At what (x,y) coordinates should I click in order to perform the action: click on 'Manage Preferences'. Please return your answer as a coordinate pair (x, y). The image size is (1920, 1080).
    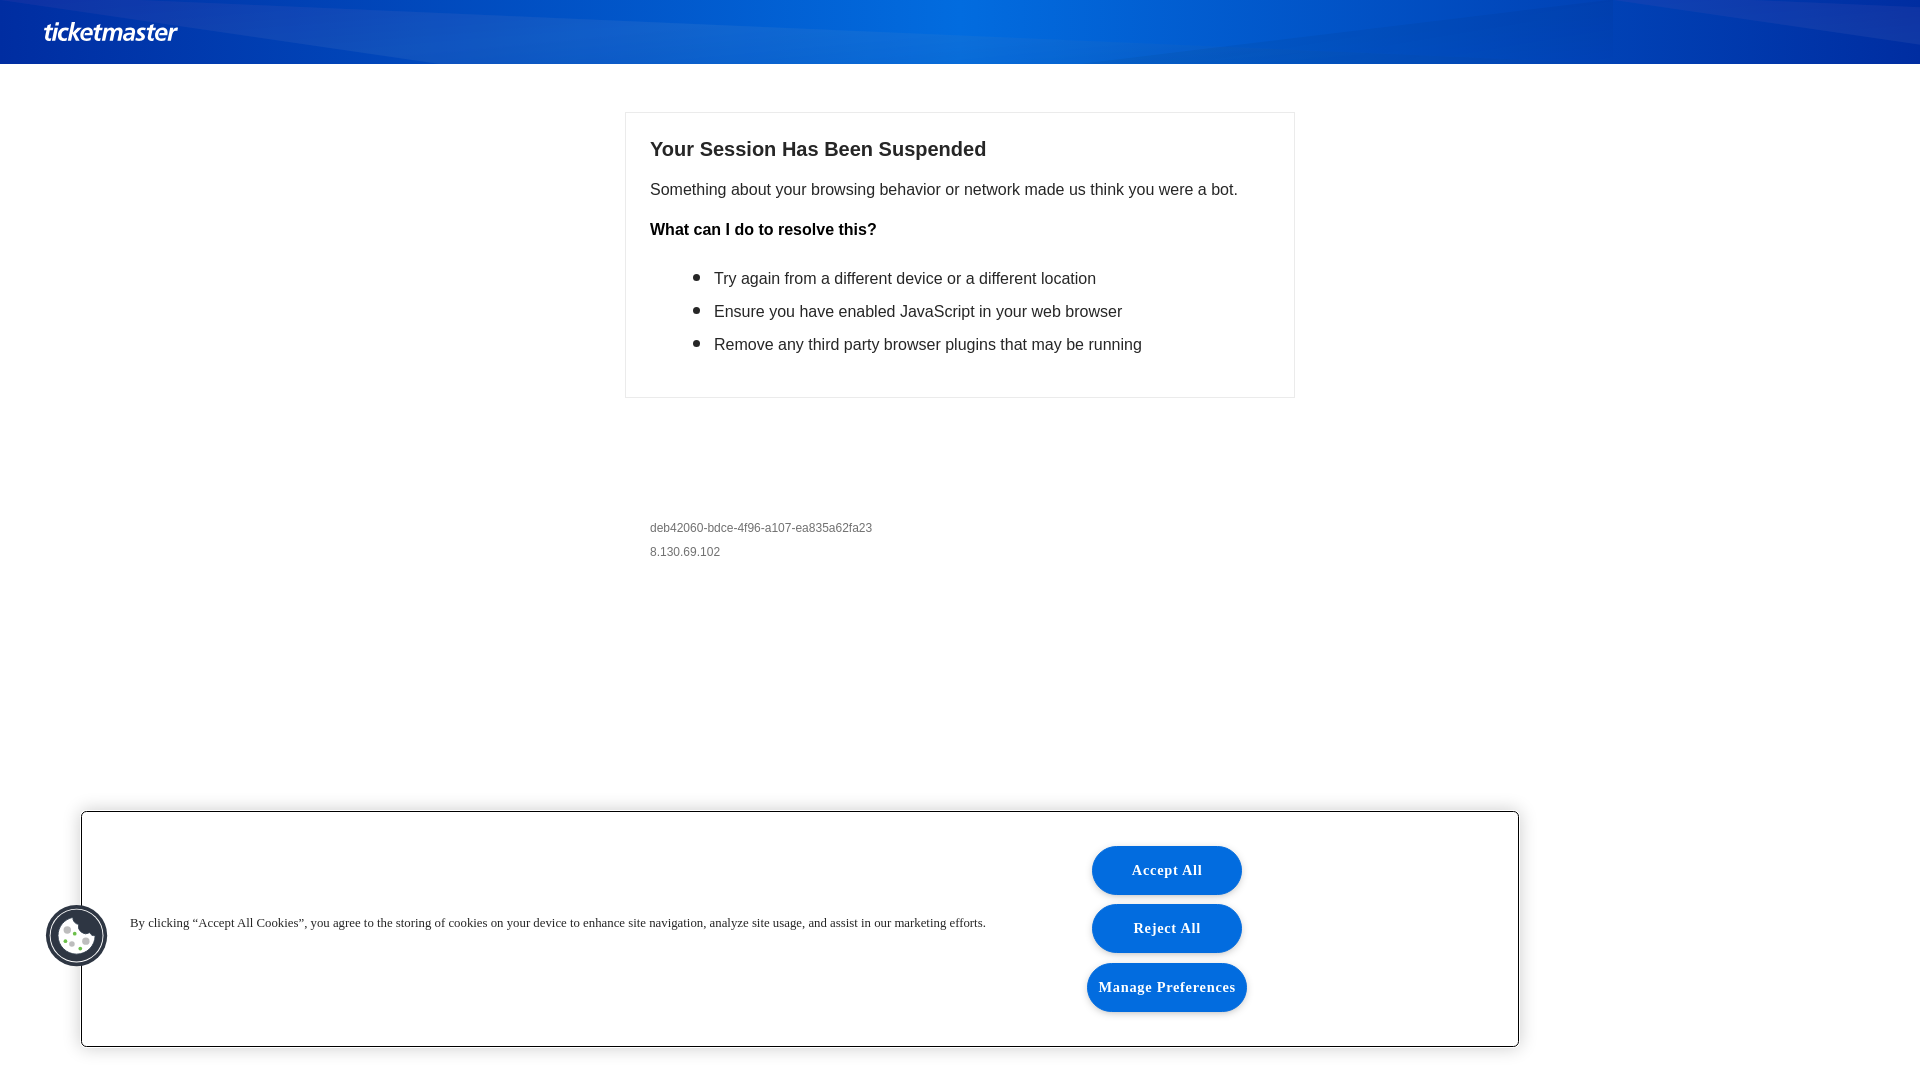
    Looking at the image, I should click on (1085, 986).